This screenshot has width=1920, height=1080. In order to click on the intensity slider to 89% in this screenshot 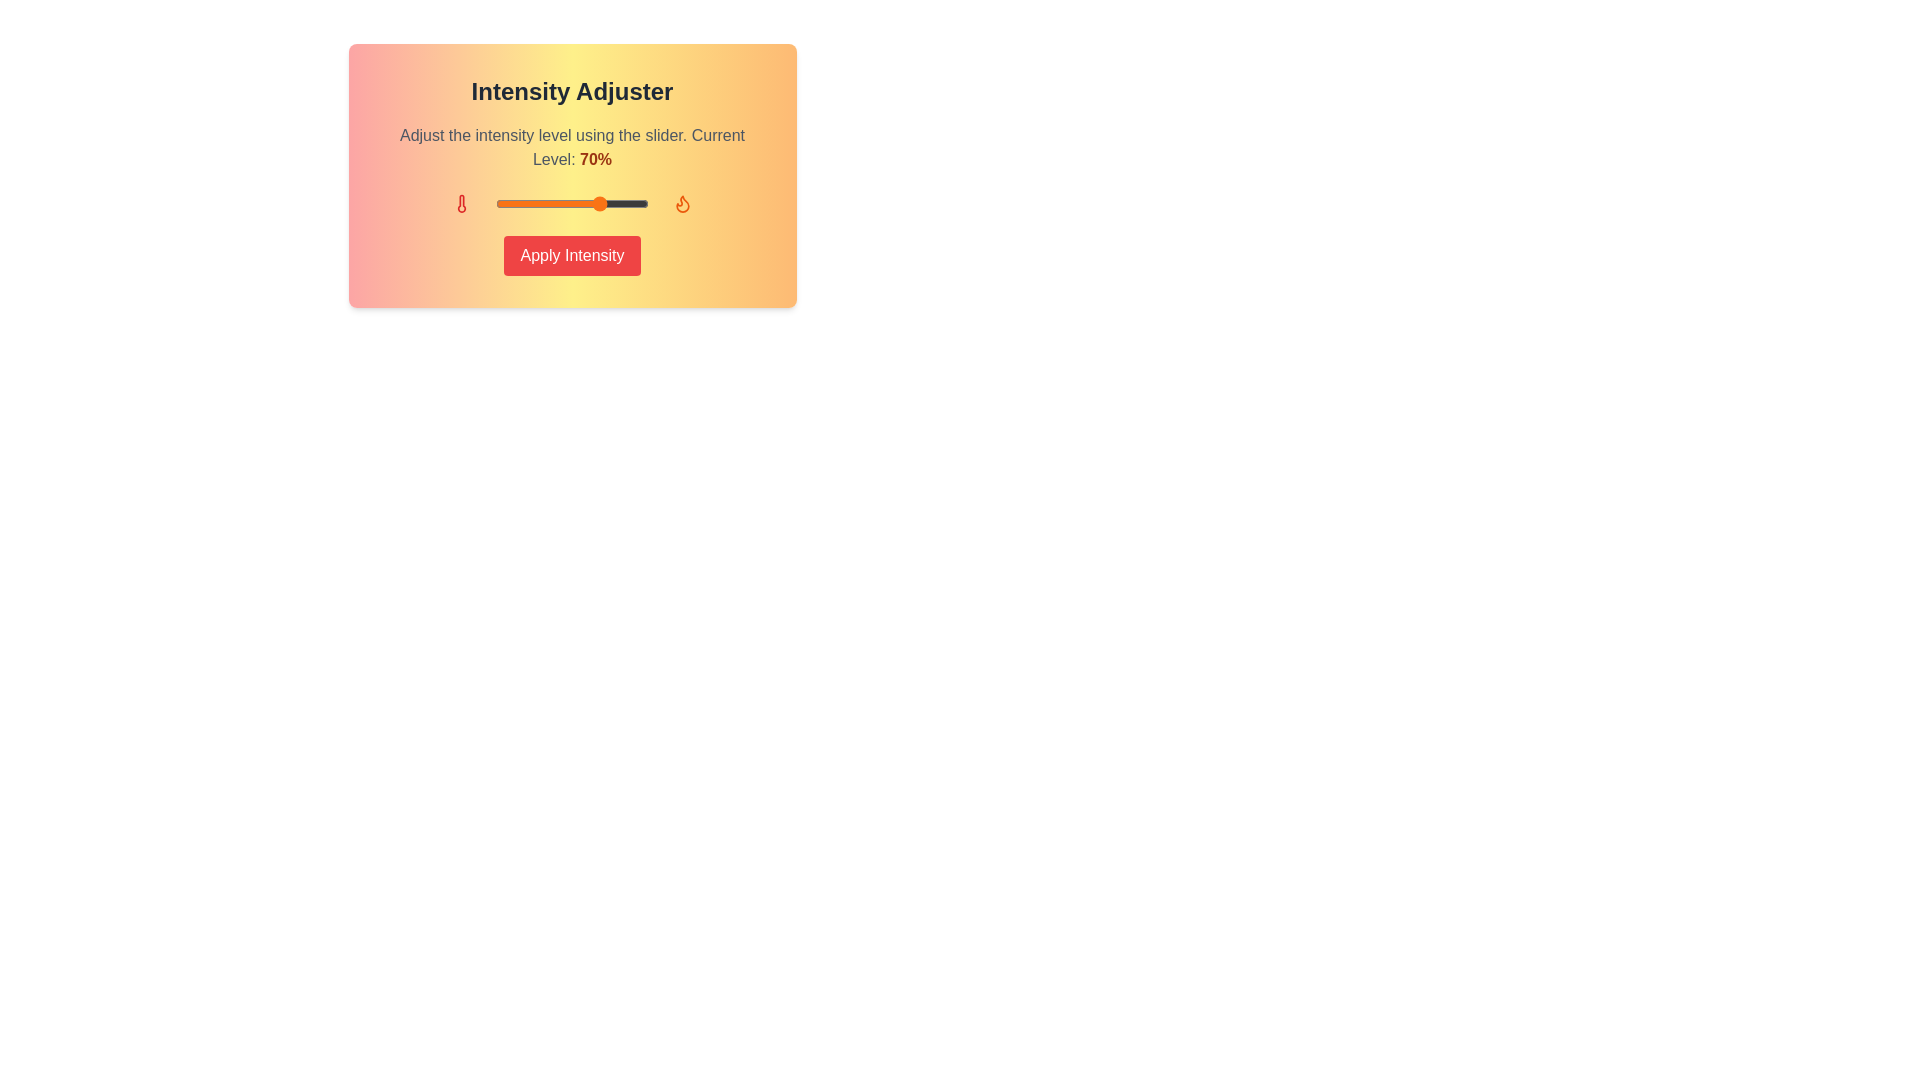, I will do `click(631, 204)`.